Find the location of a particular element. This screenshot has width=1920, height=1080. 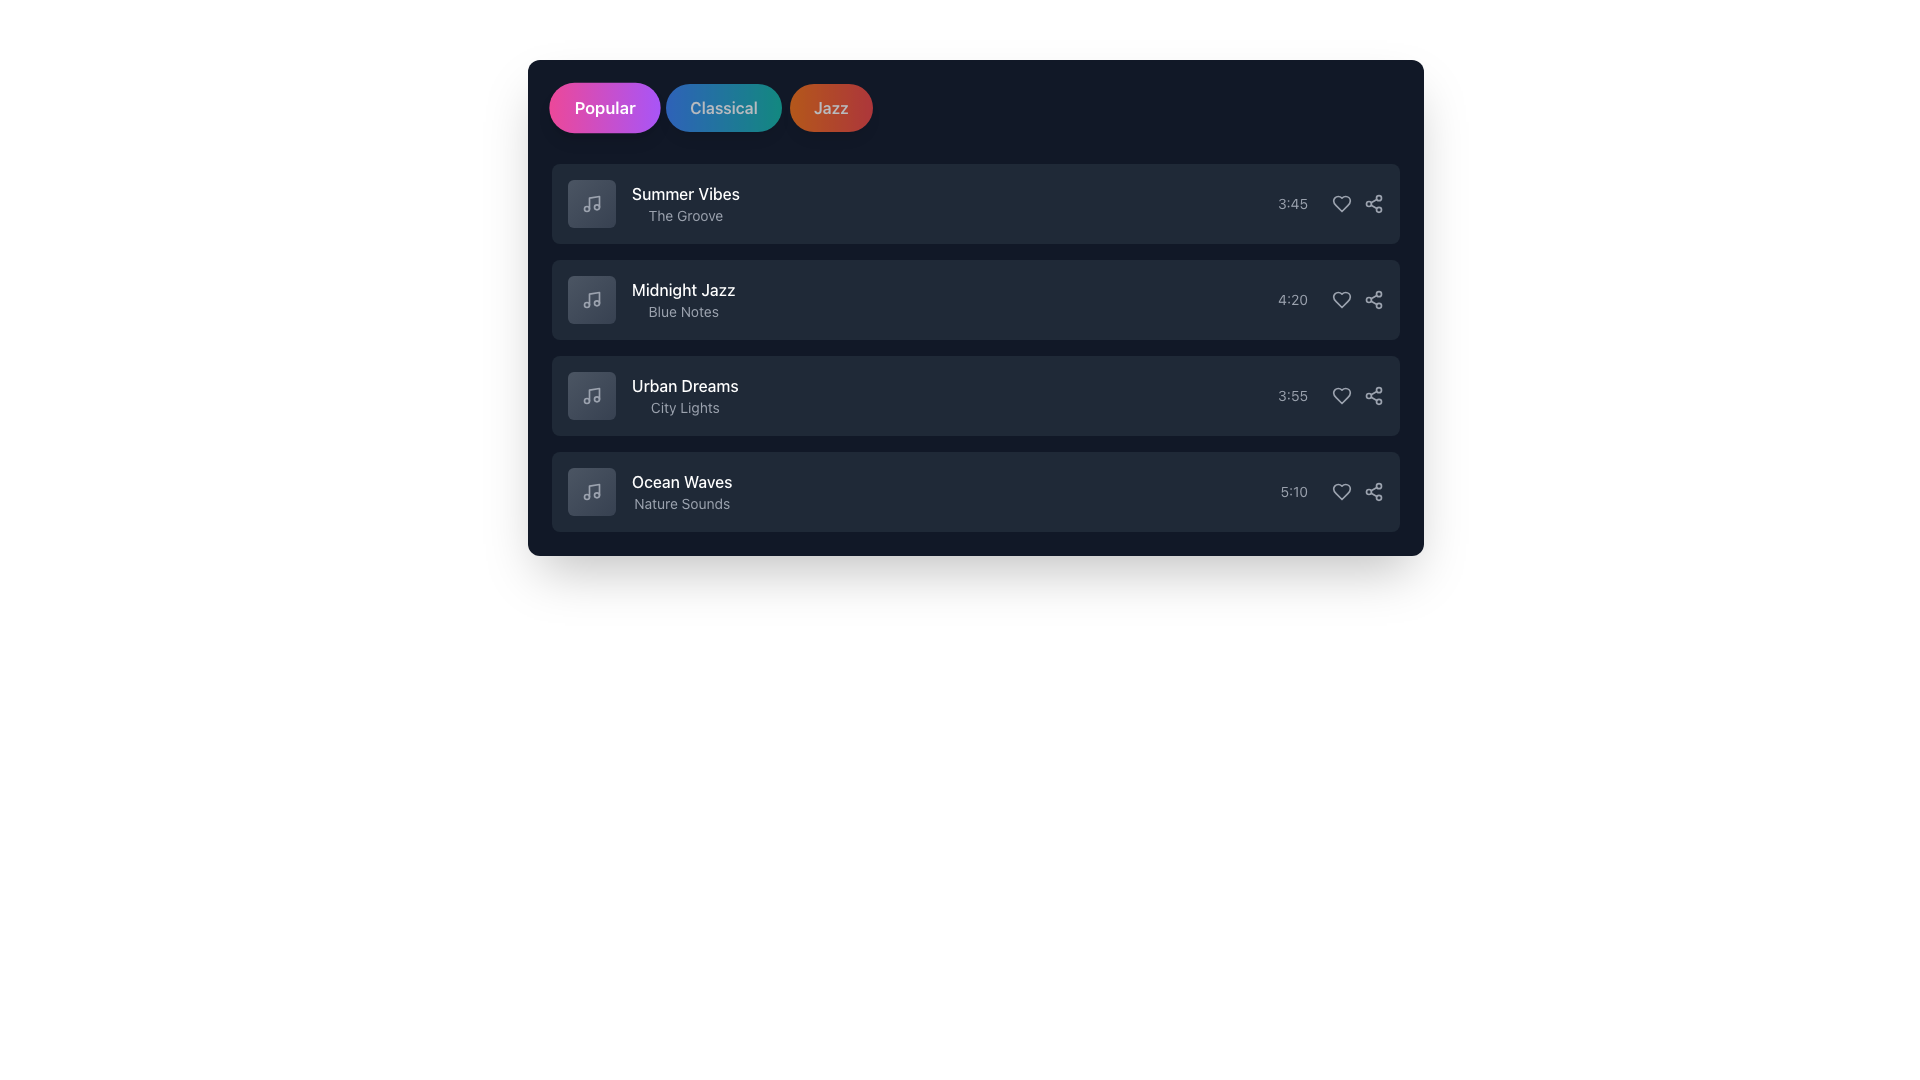

the text label providing contextual information for 'Summer Vibes', located directly below the main title in the music playlist interface is located at coordinates (686, 216).